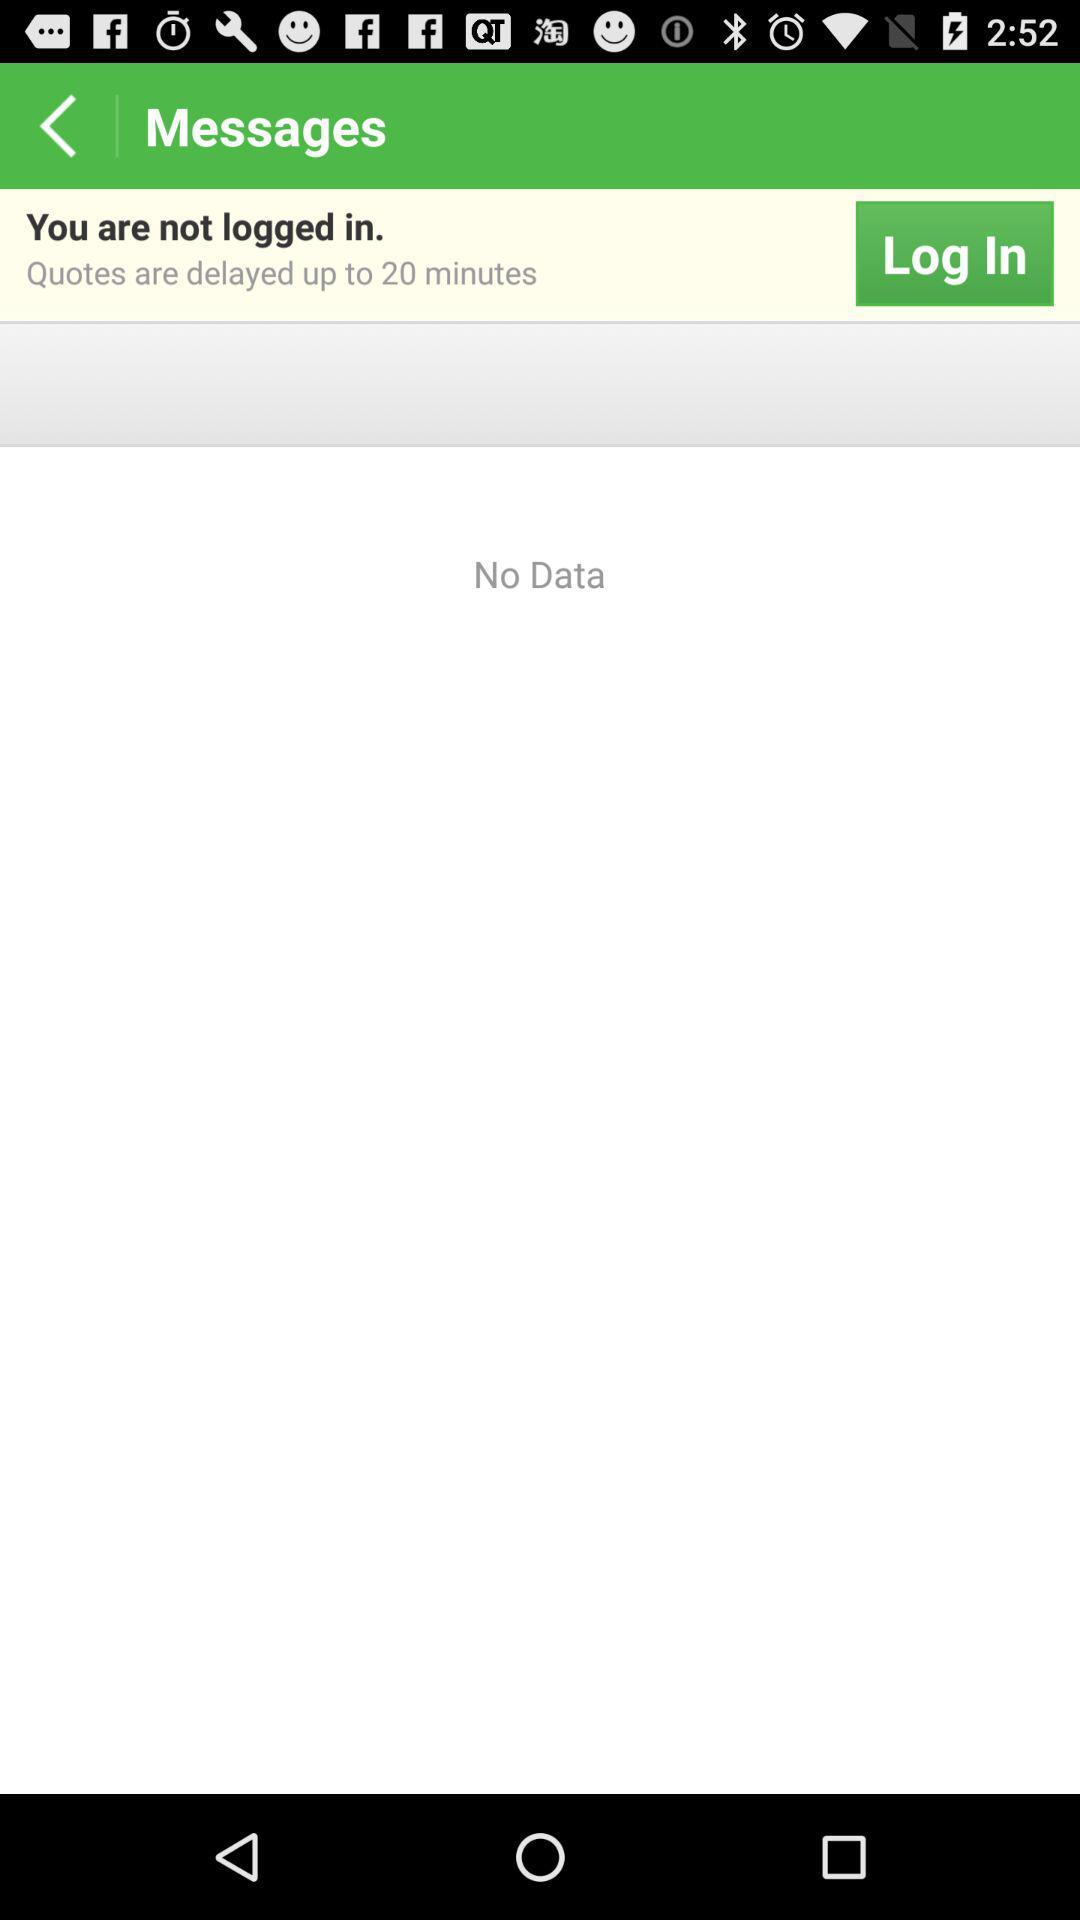 The height and width of the screenshot is (1920, 1080). Describe the element at coordinates (56, 133) in the screenshot. I see `the arrow_backward icon` at that location.